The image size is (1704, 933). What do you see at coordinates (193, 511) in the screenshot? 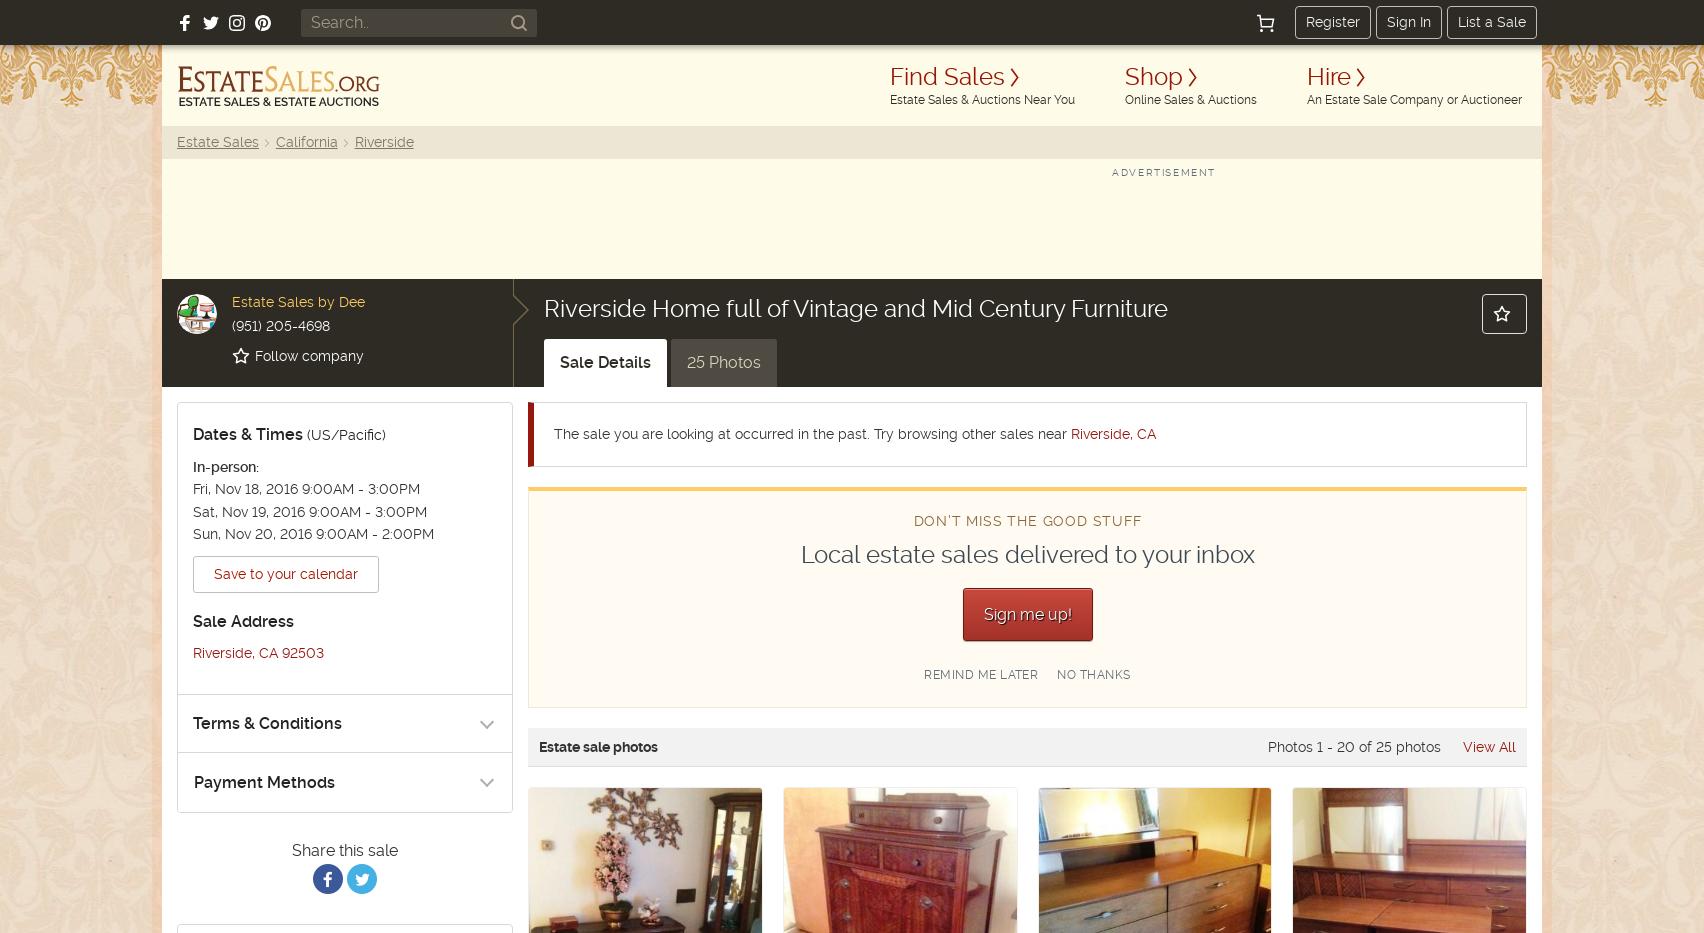
I see `'Sat, Nov 19, 2016'` at bounding box center [193, 511].